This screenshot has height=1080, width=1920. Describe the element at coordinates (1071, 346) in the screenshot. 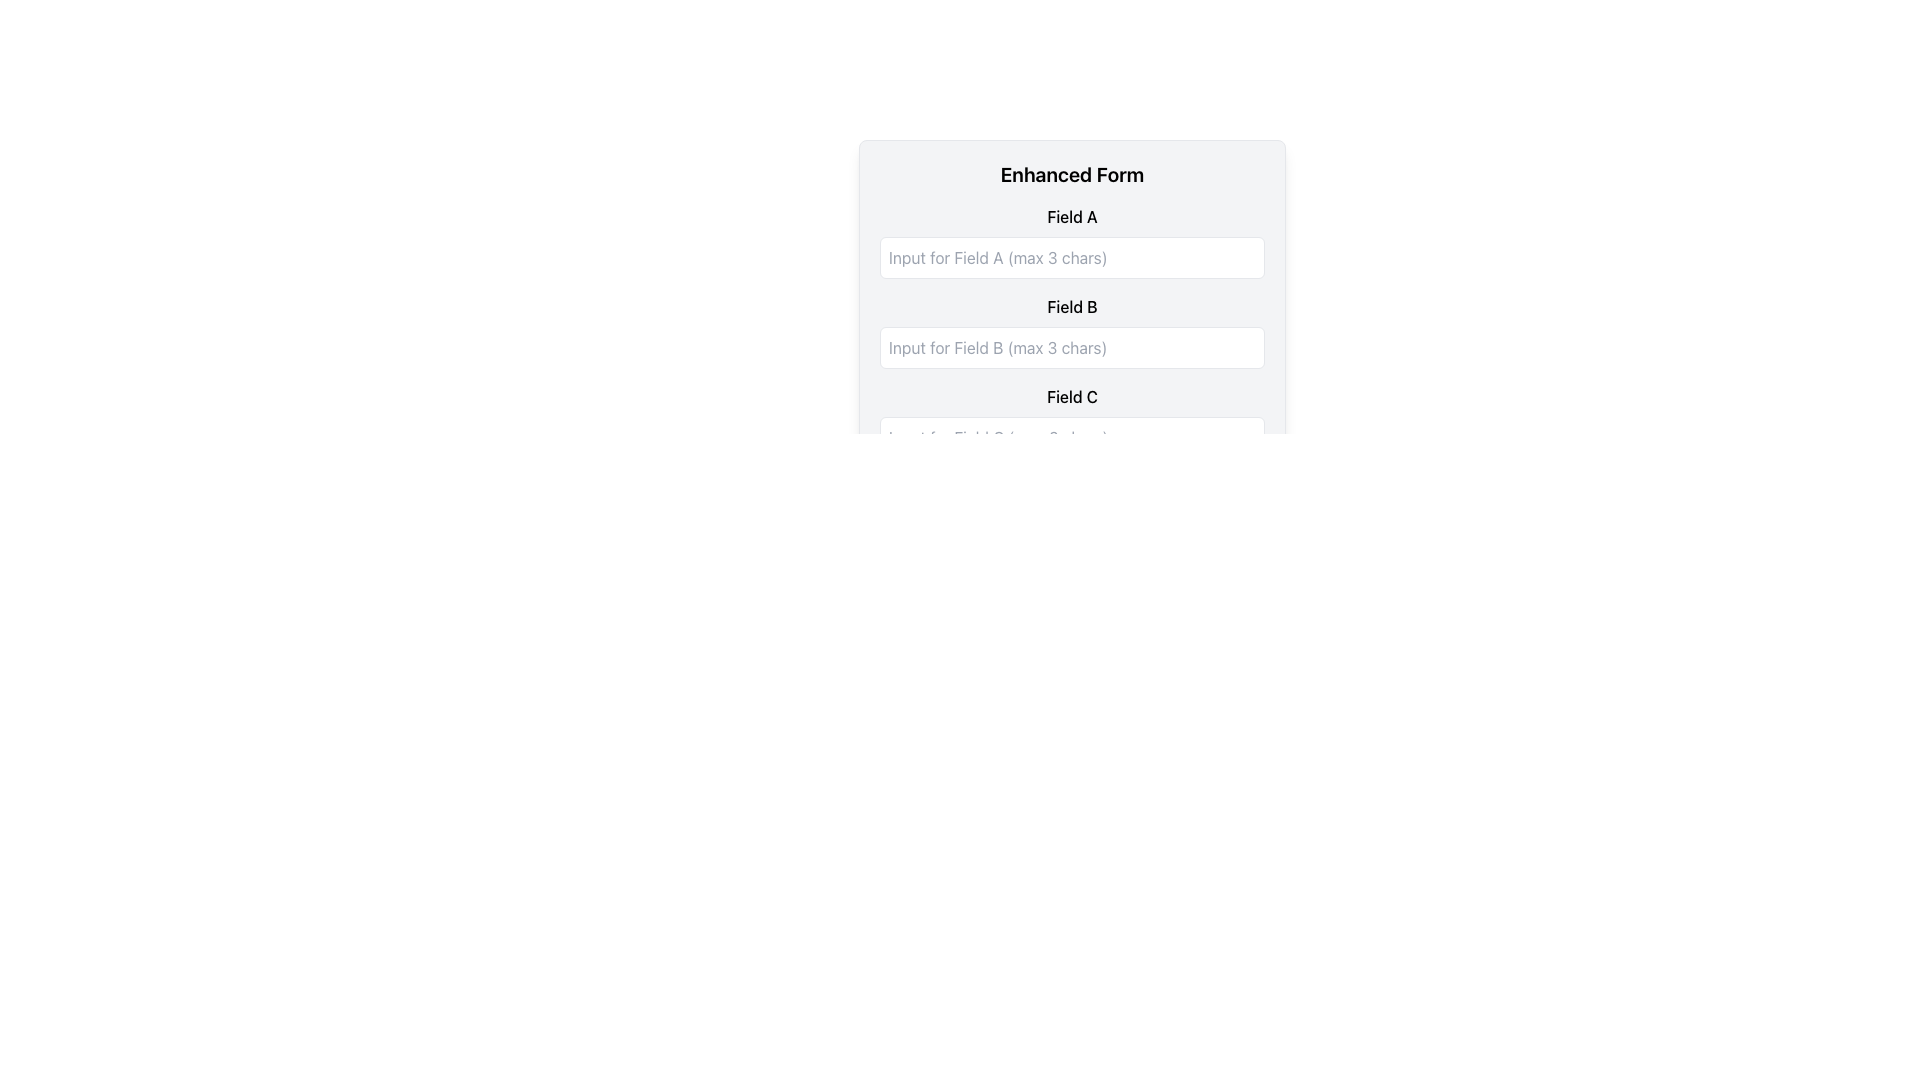

I see `the second text input field below 'Field B' by tabbing to it` at that location.